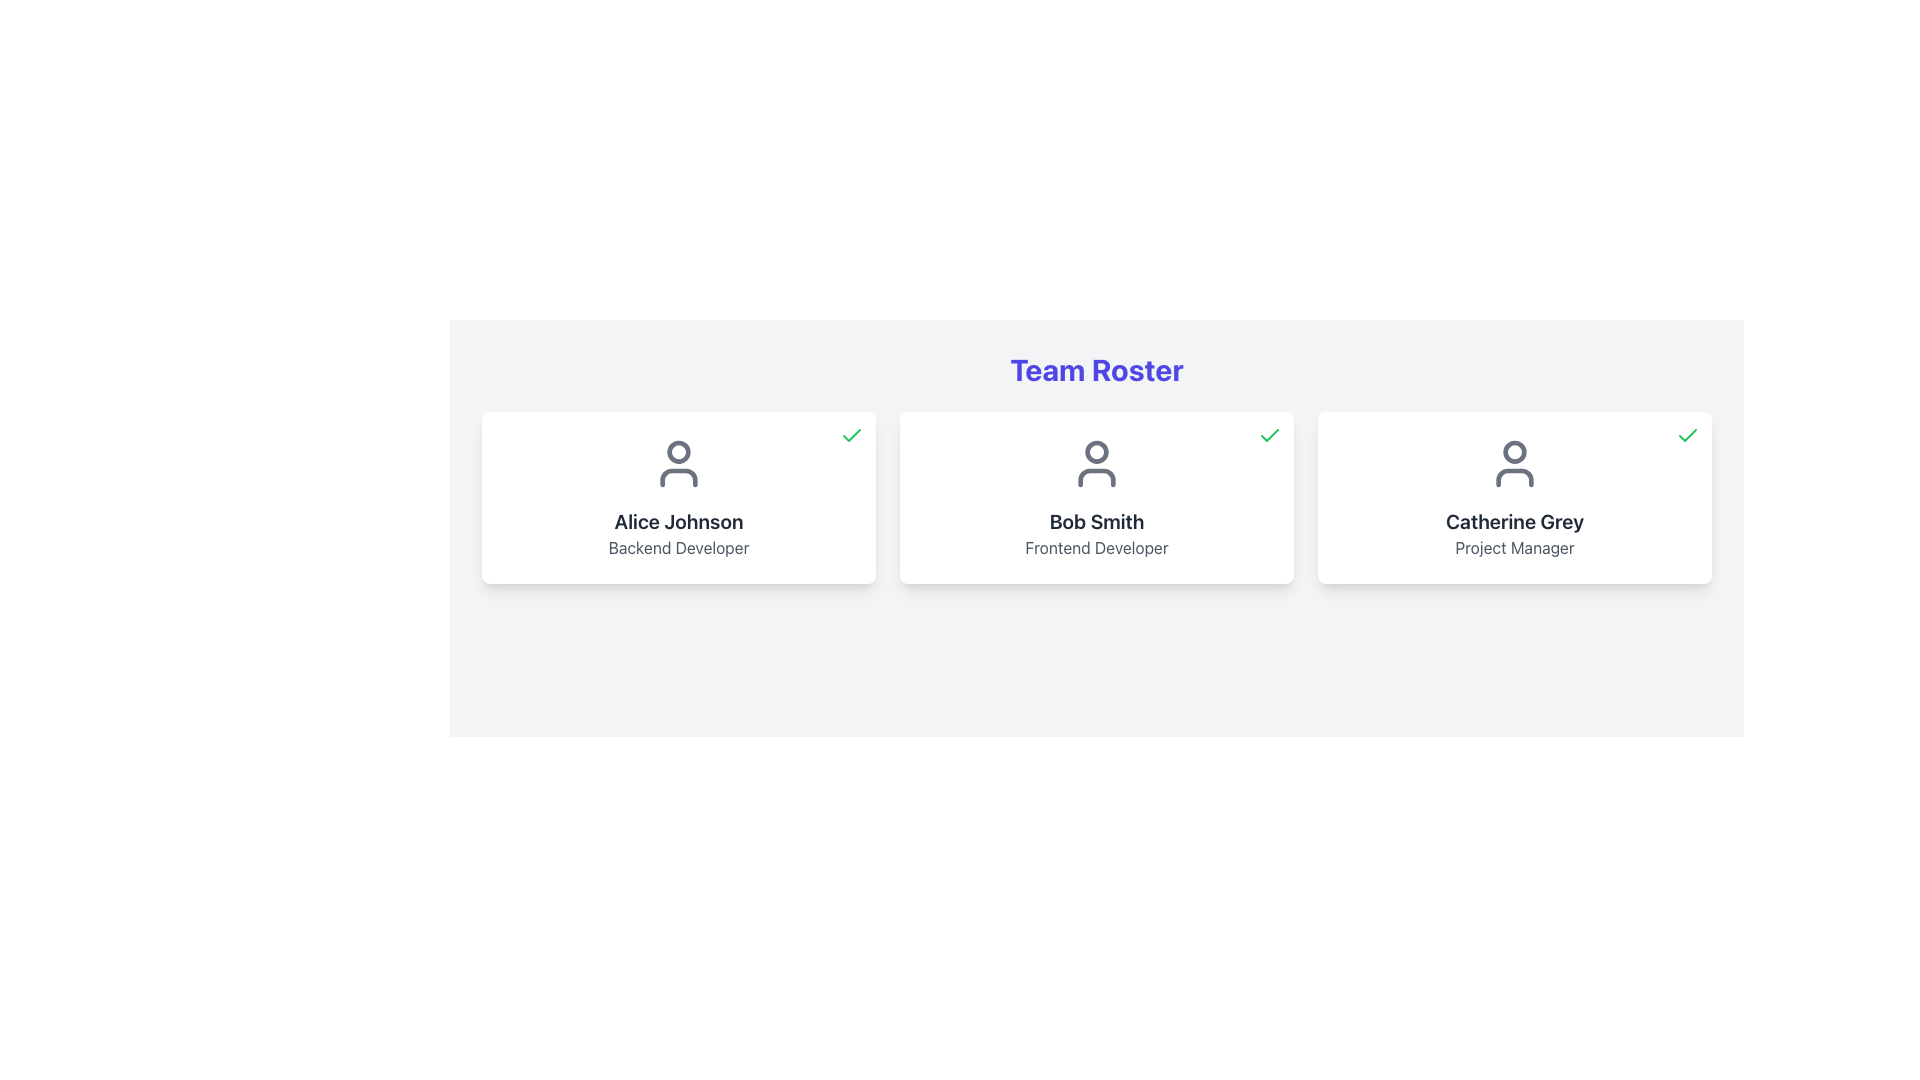 The image size is (1920, 1080). Describe the element at coordinates (1515, 547) in the screenshot. I see `the text label displaying the role 'Project Manager' associated with 'Catherine Grey', located within her card, positioned directly below her name` at that location.